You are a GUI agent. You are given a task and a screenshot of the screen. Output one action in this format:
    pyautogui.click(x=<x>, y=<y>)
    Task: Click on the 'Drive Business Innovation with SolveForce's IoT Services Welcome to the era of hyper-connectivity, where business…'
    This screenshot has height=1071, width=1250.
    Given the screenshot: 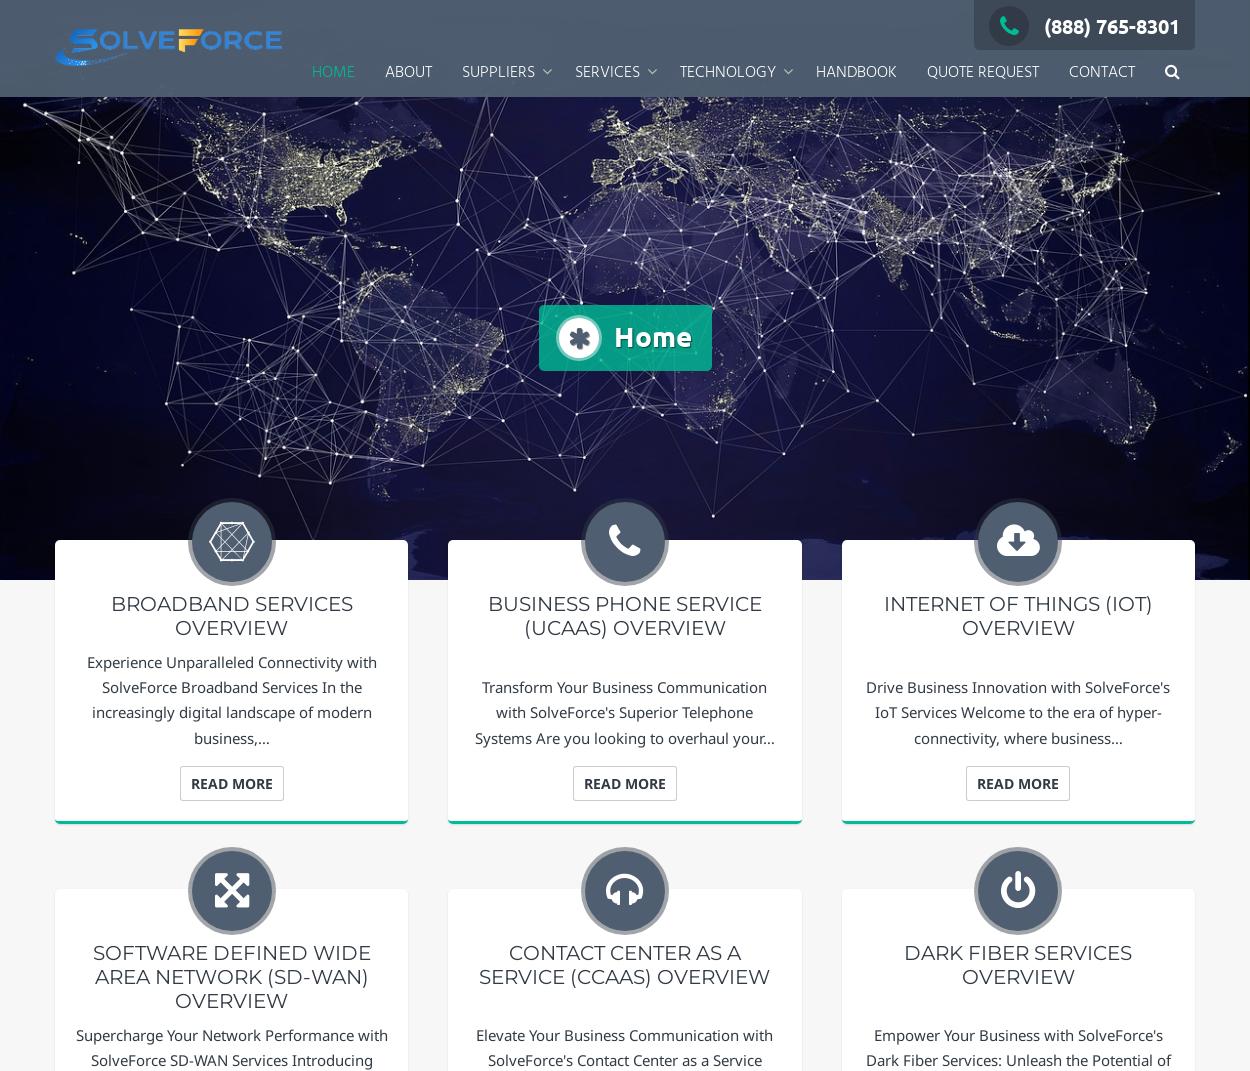 What is the action you would take?
    pyautogui.click(x=865, y=712)
    